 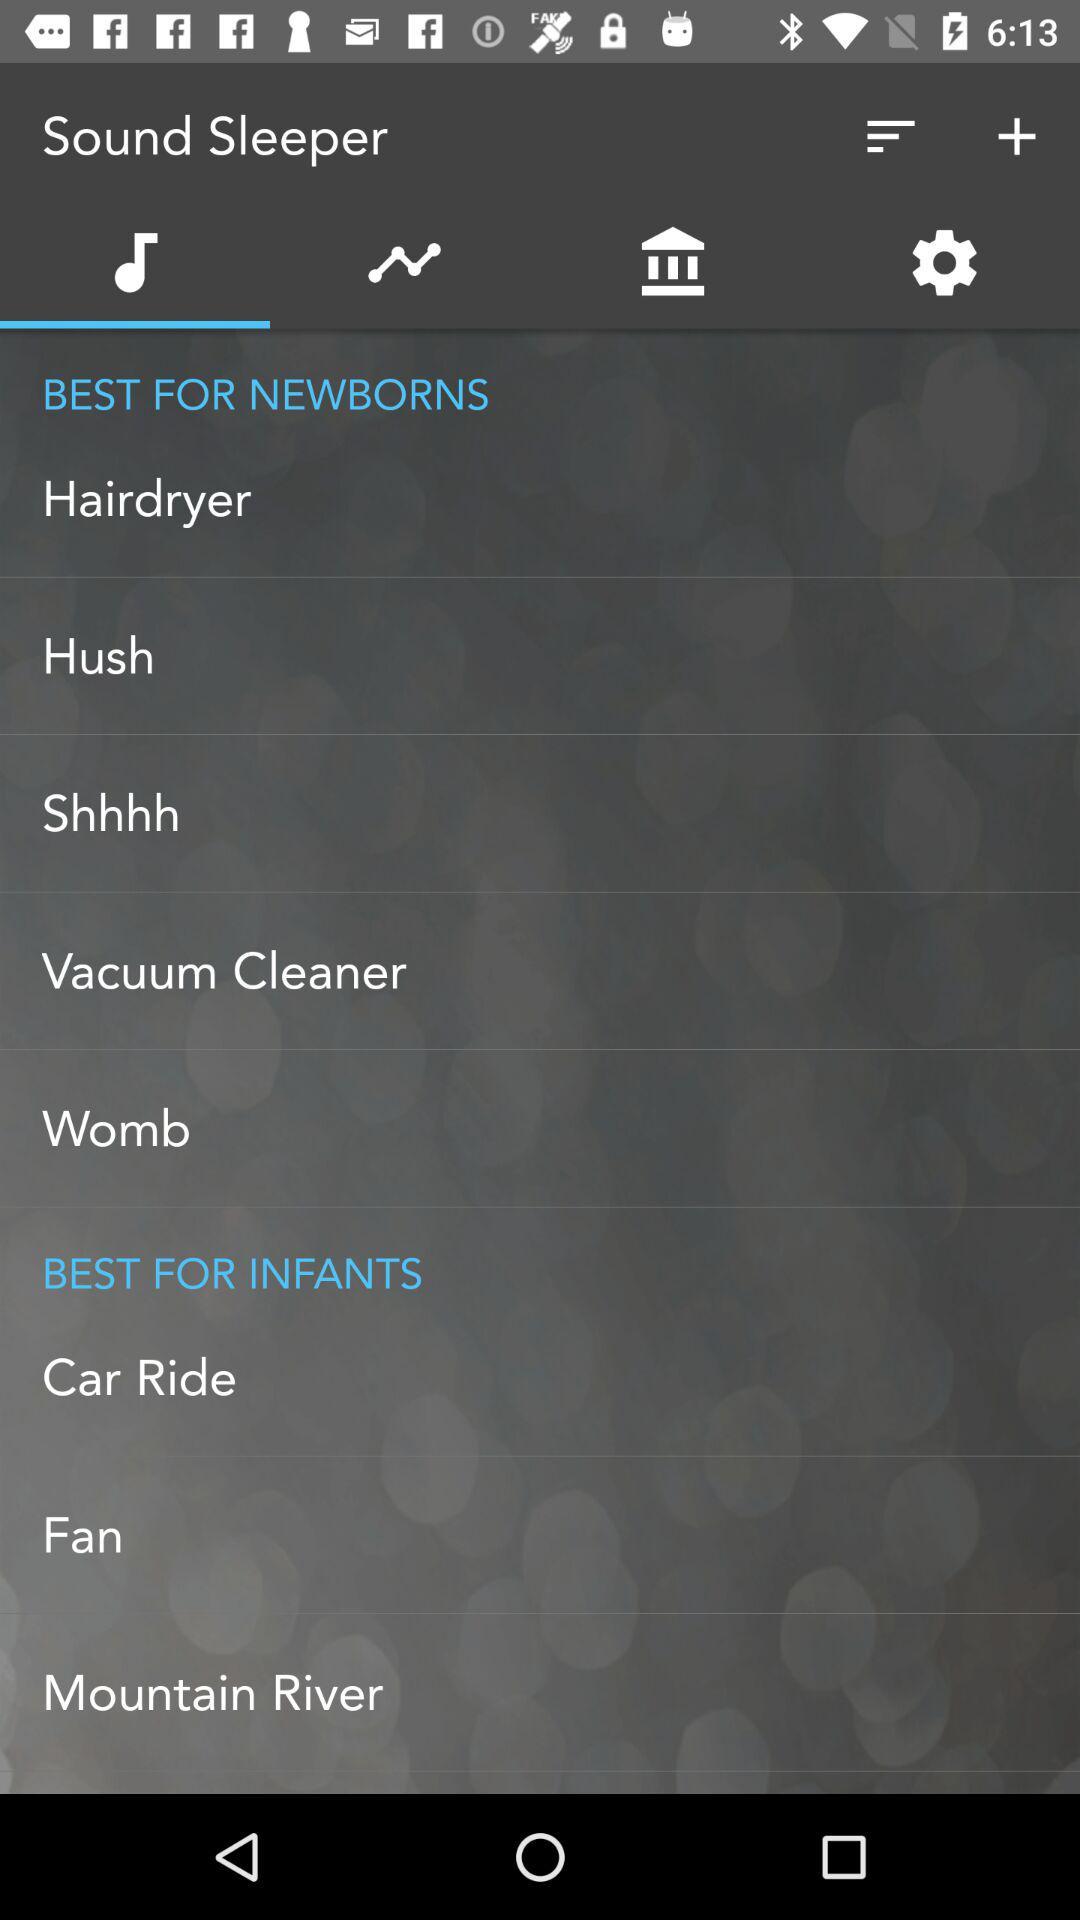 What do you see at coordinates (890, 135) in the screenshot?
I see `icon next to the sound sleeper icon` at bounding box center [890, 135].